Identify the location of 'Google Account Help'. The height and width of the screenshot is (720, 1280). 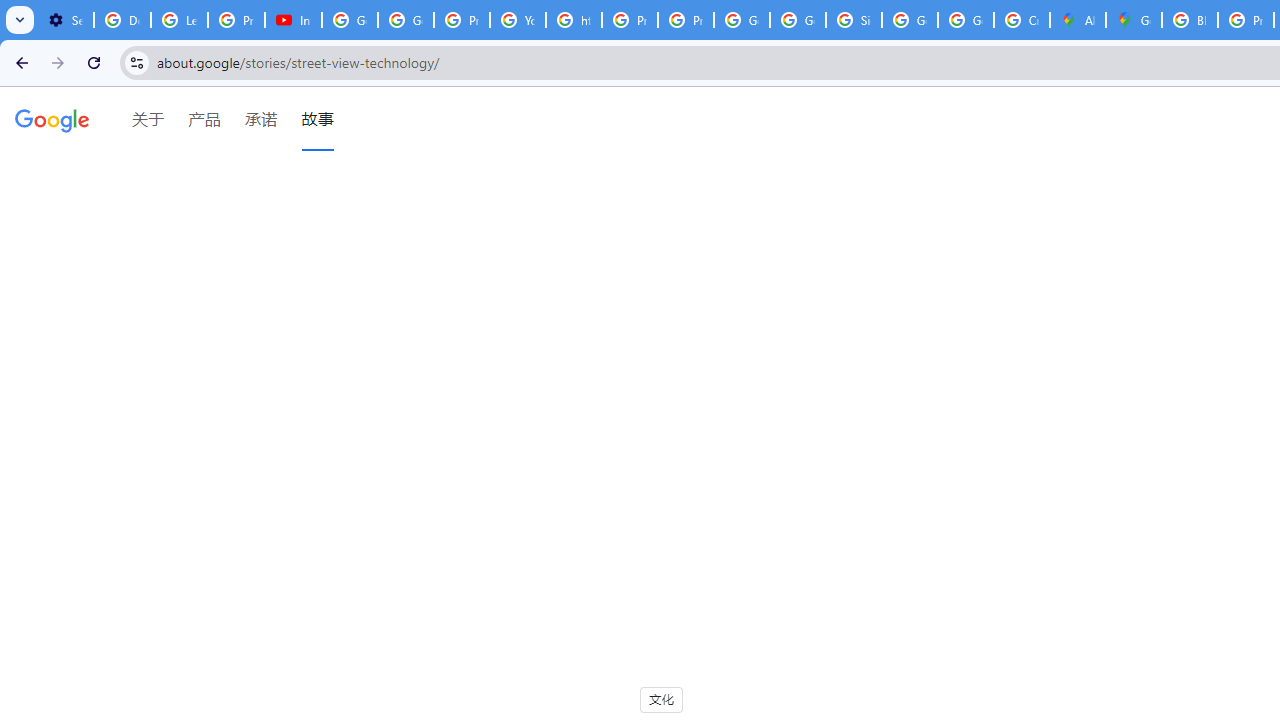
(404, 20).